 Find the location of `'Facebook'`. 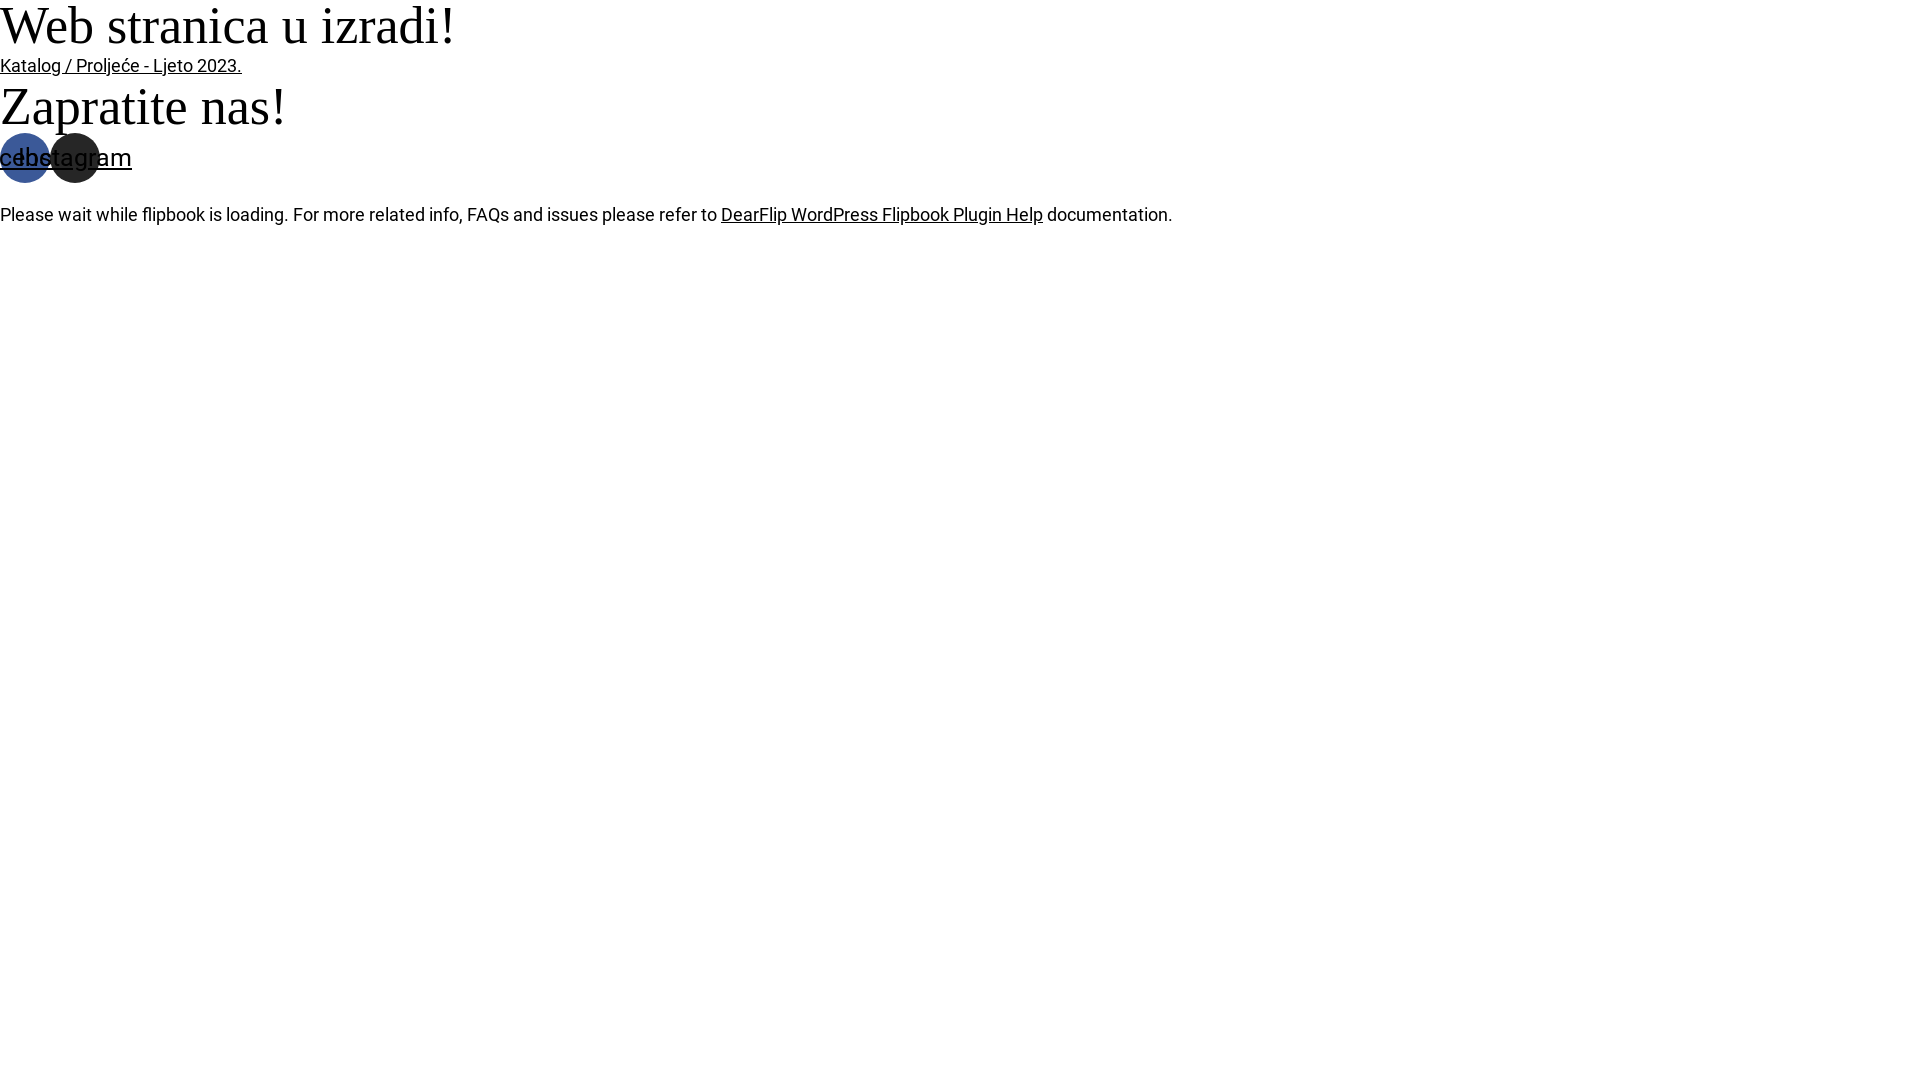

'Facebook' is located at coordinates (0, 157).